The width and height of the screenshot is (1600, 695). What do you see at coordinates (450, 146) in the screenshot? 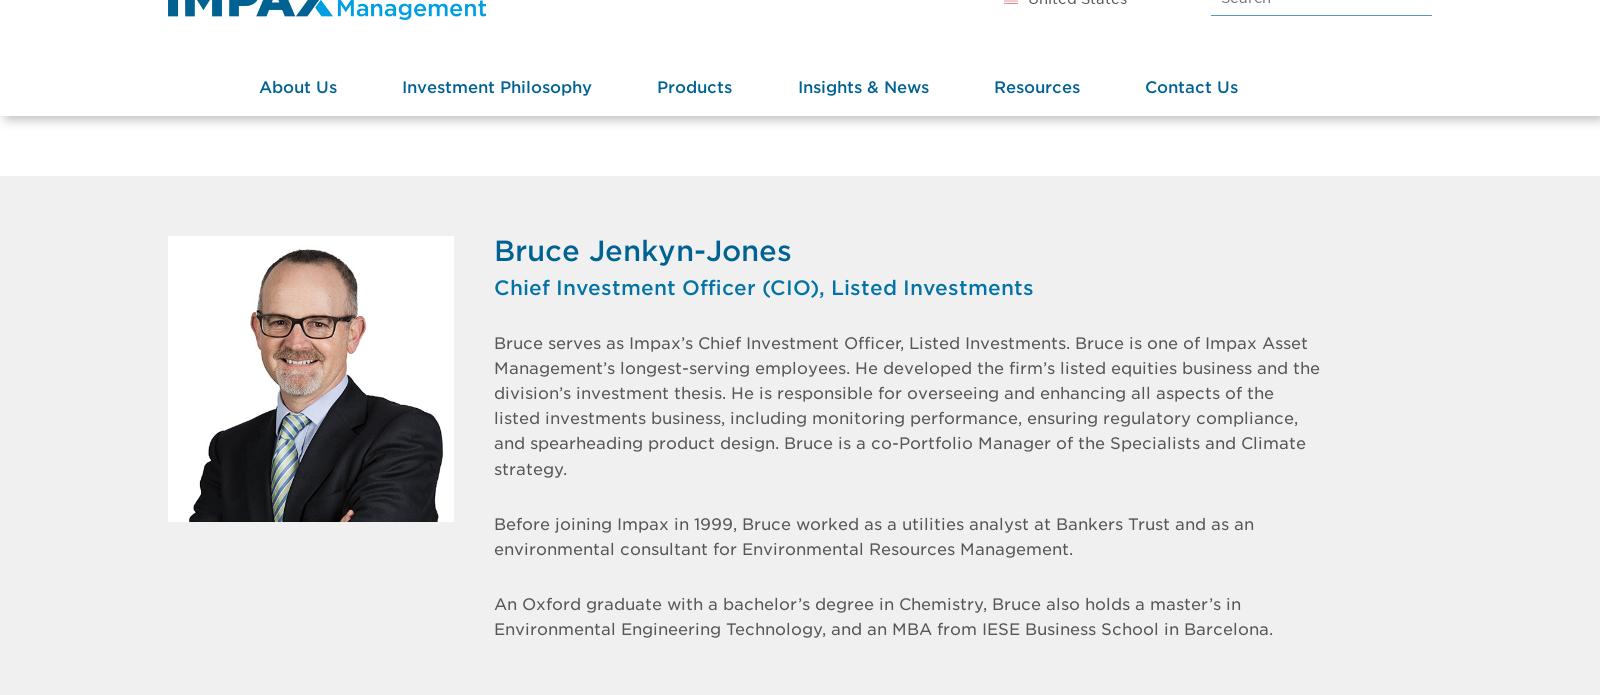
I see `'Investment'` at bounding box center [450, 146].